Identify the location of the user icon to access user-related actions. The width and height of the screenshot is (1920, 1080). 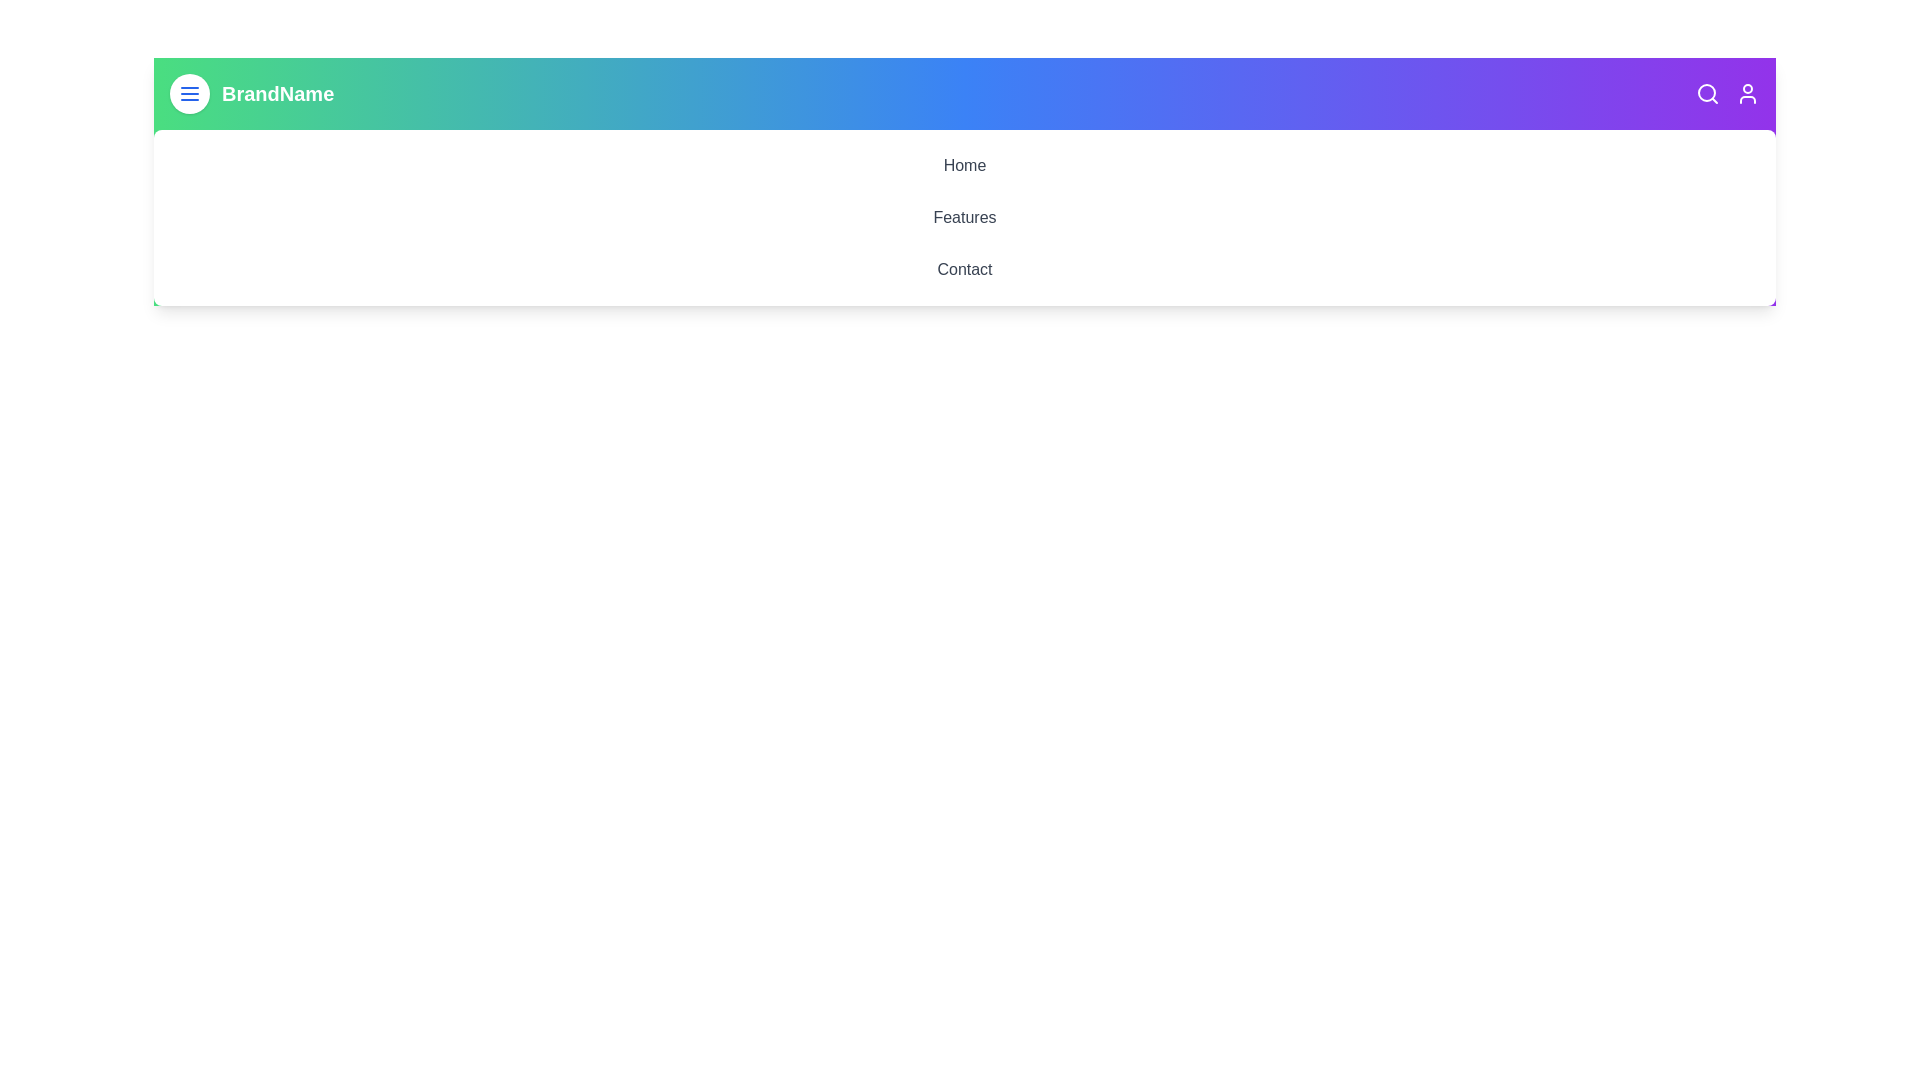
(1746, 93).